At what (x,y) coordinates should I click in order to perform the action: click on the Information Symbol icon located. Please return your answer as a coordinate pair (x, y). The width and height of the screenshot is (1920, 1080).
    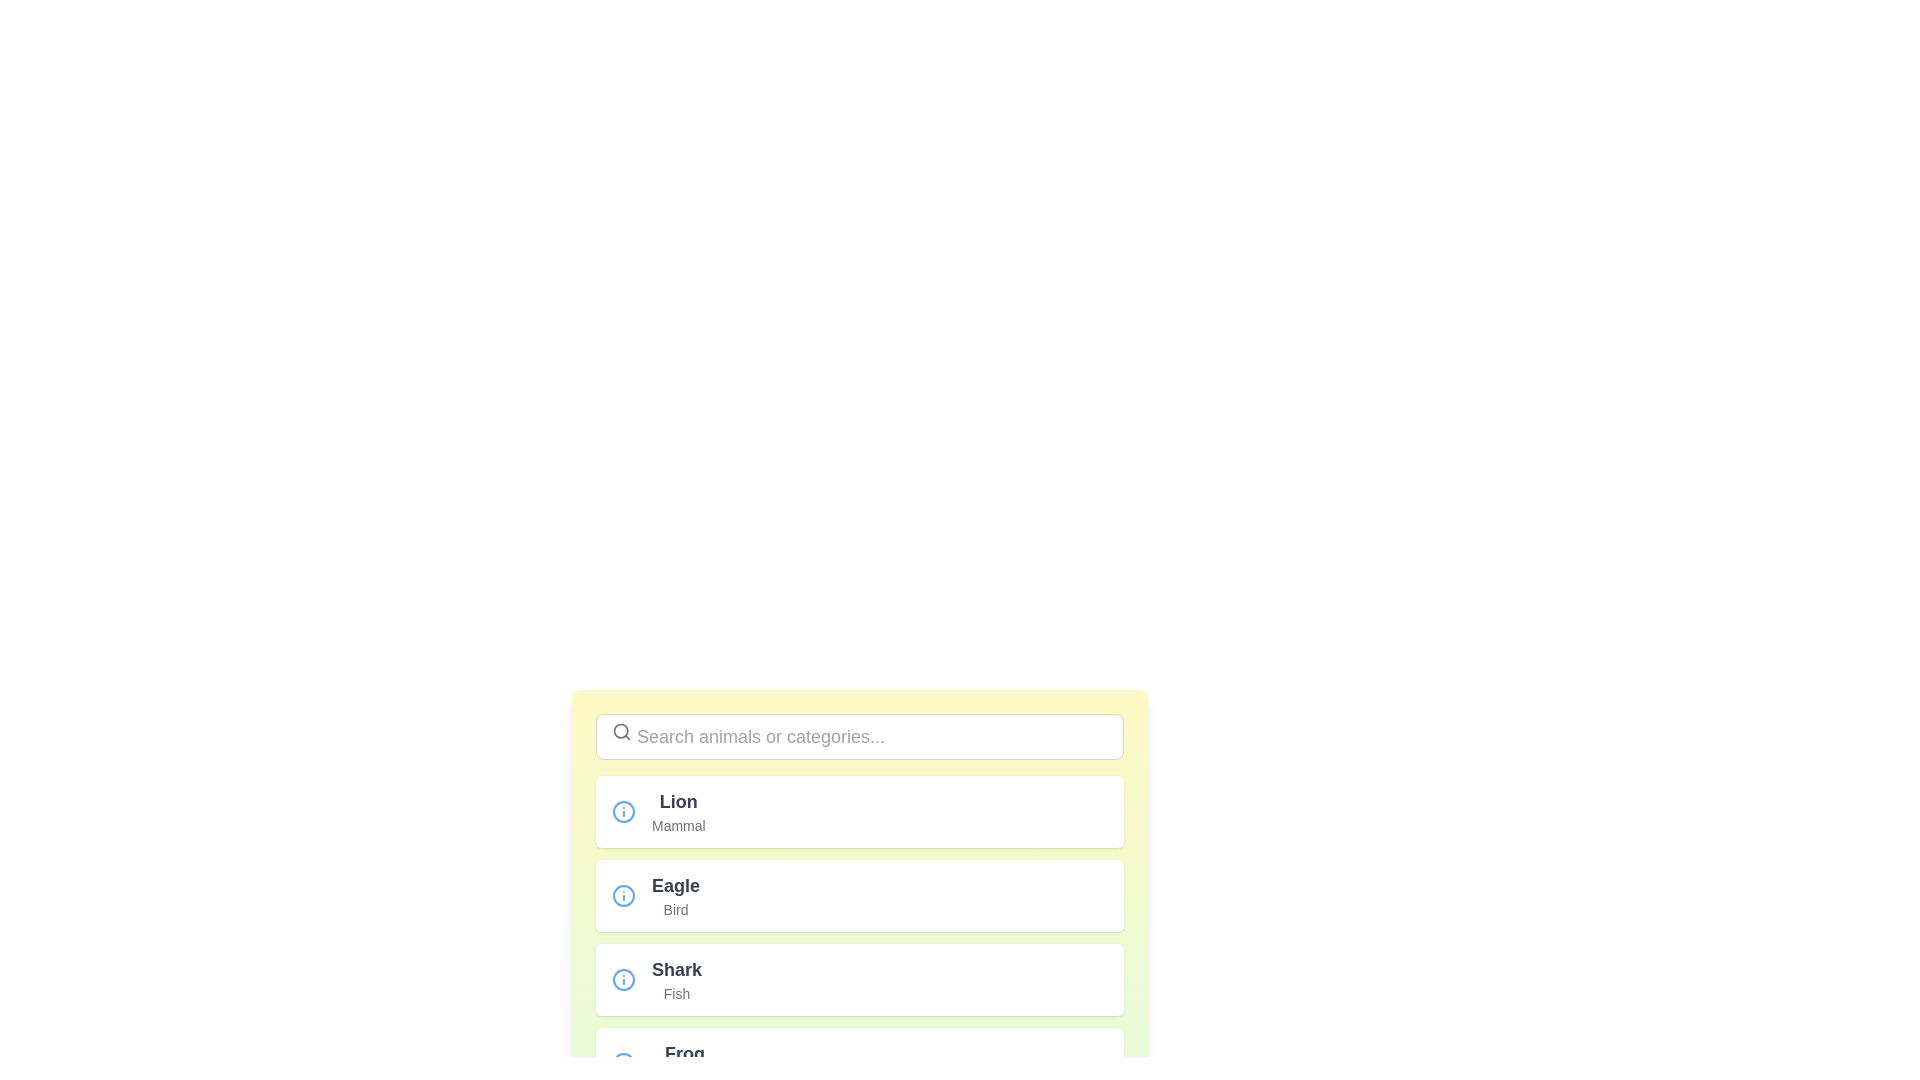
    Looking at the image, I should click on (623, 894).